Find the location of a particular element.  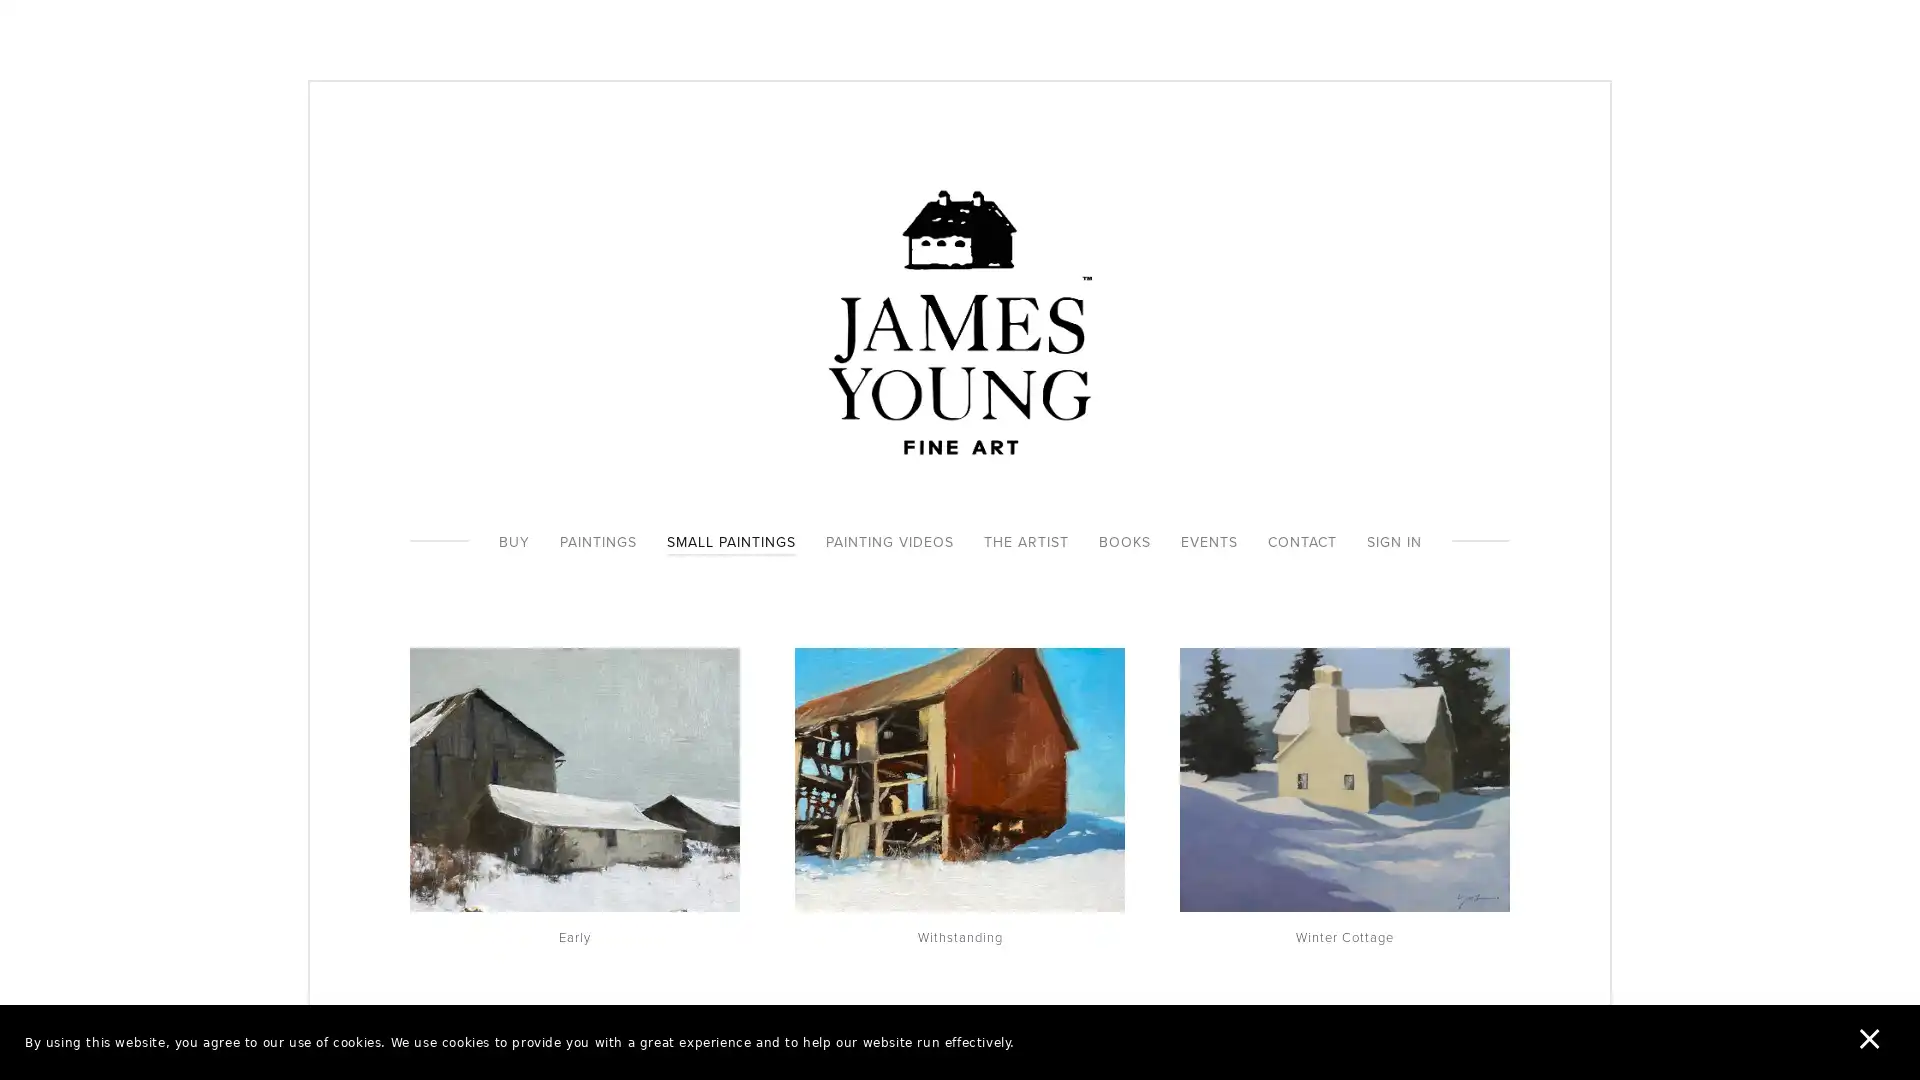

Sign Up! is located at coordinates (960, 660).